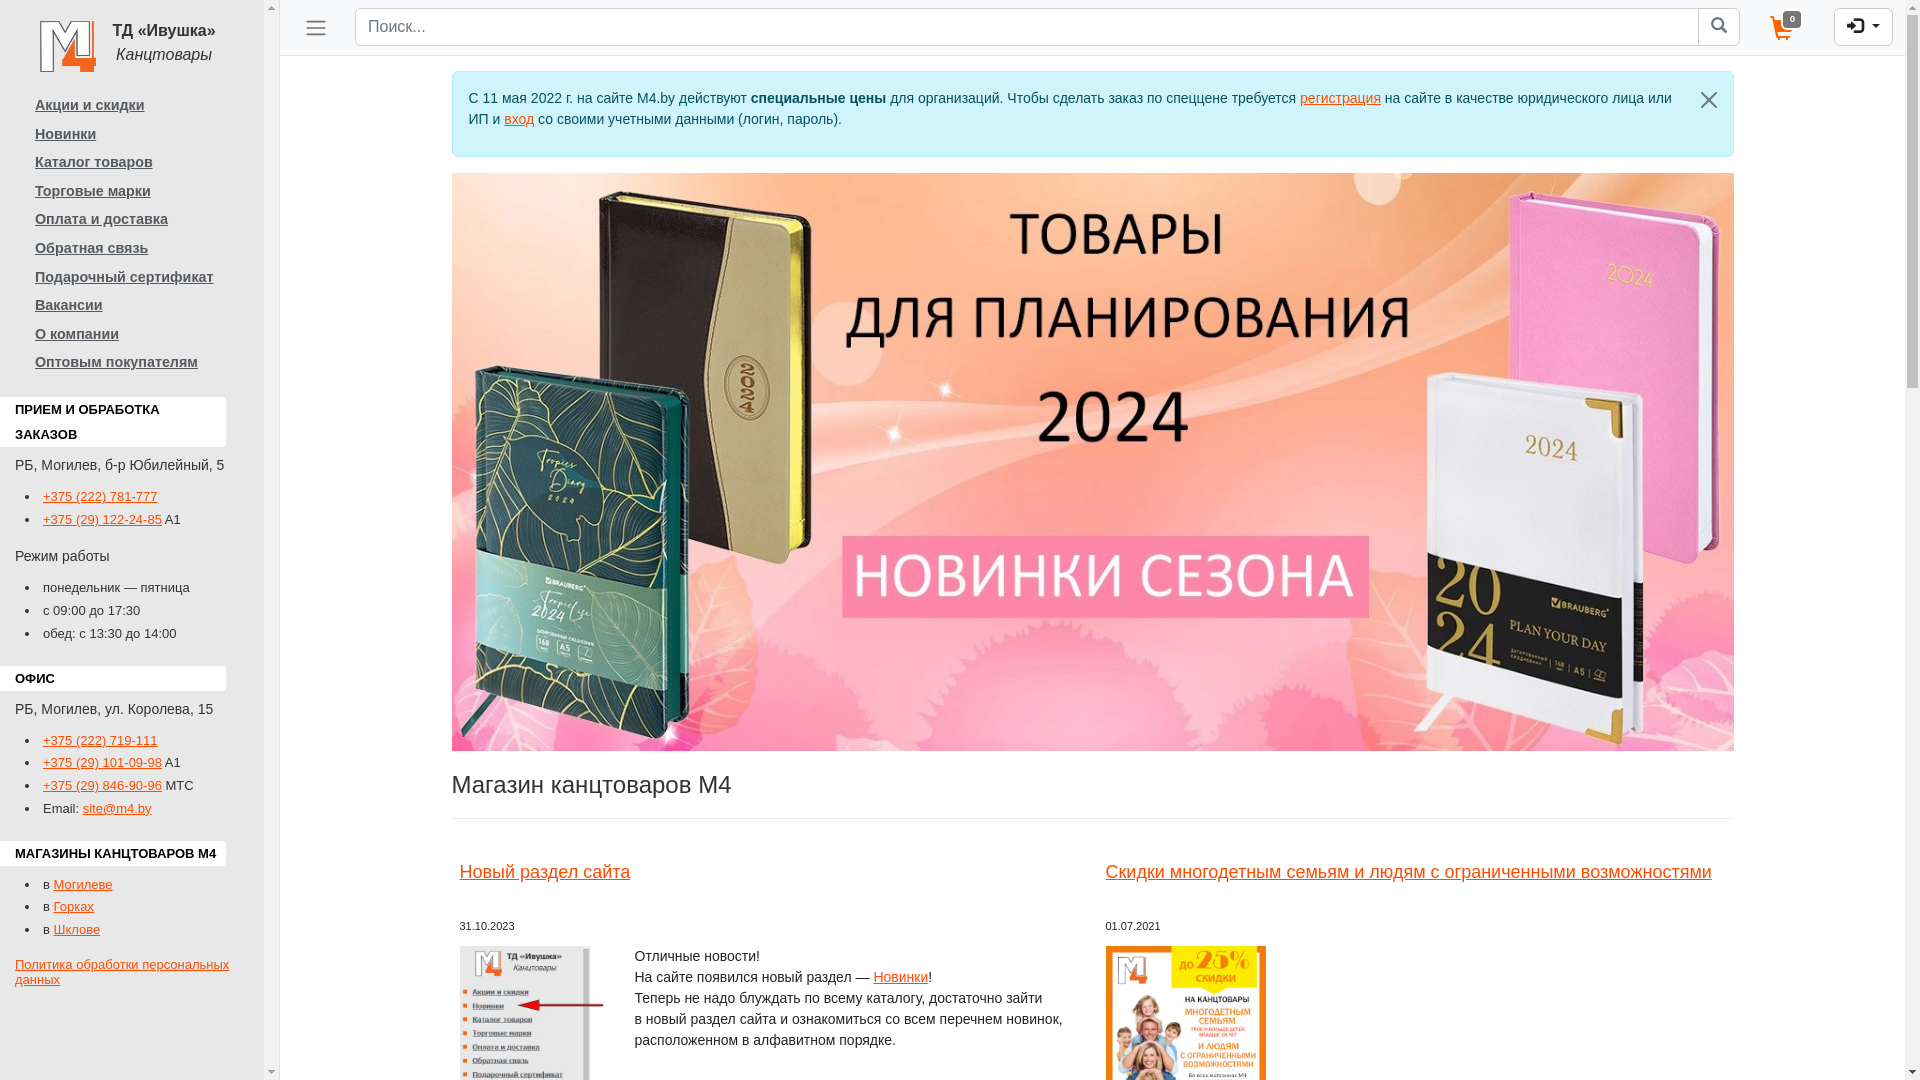 The height and width of the screenshot is (1080, 1920). Describe the element at coordinates (101, 762) in the screenshot. I see `'+375 (29) 101-09-98'` at that location.